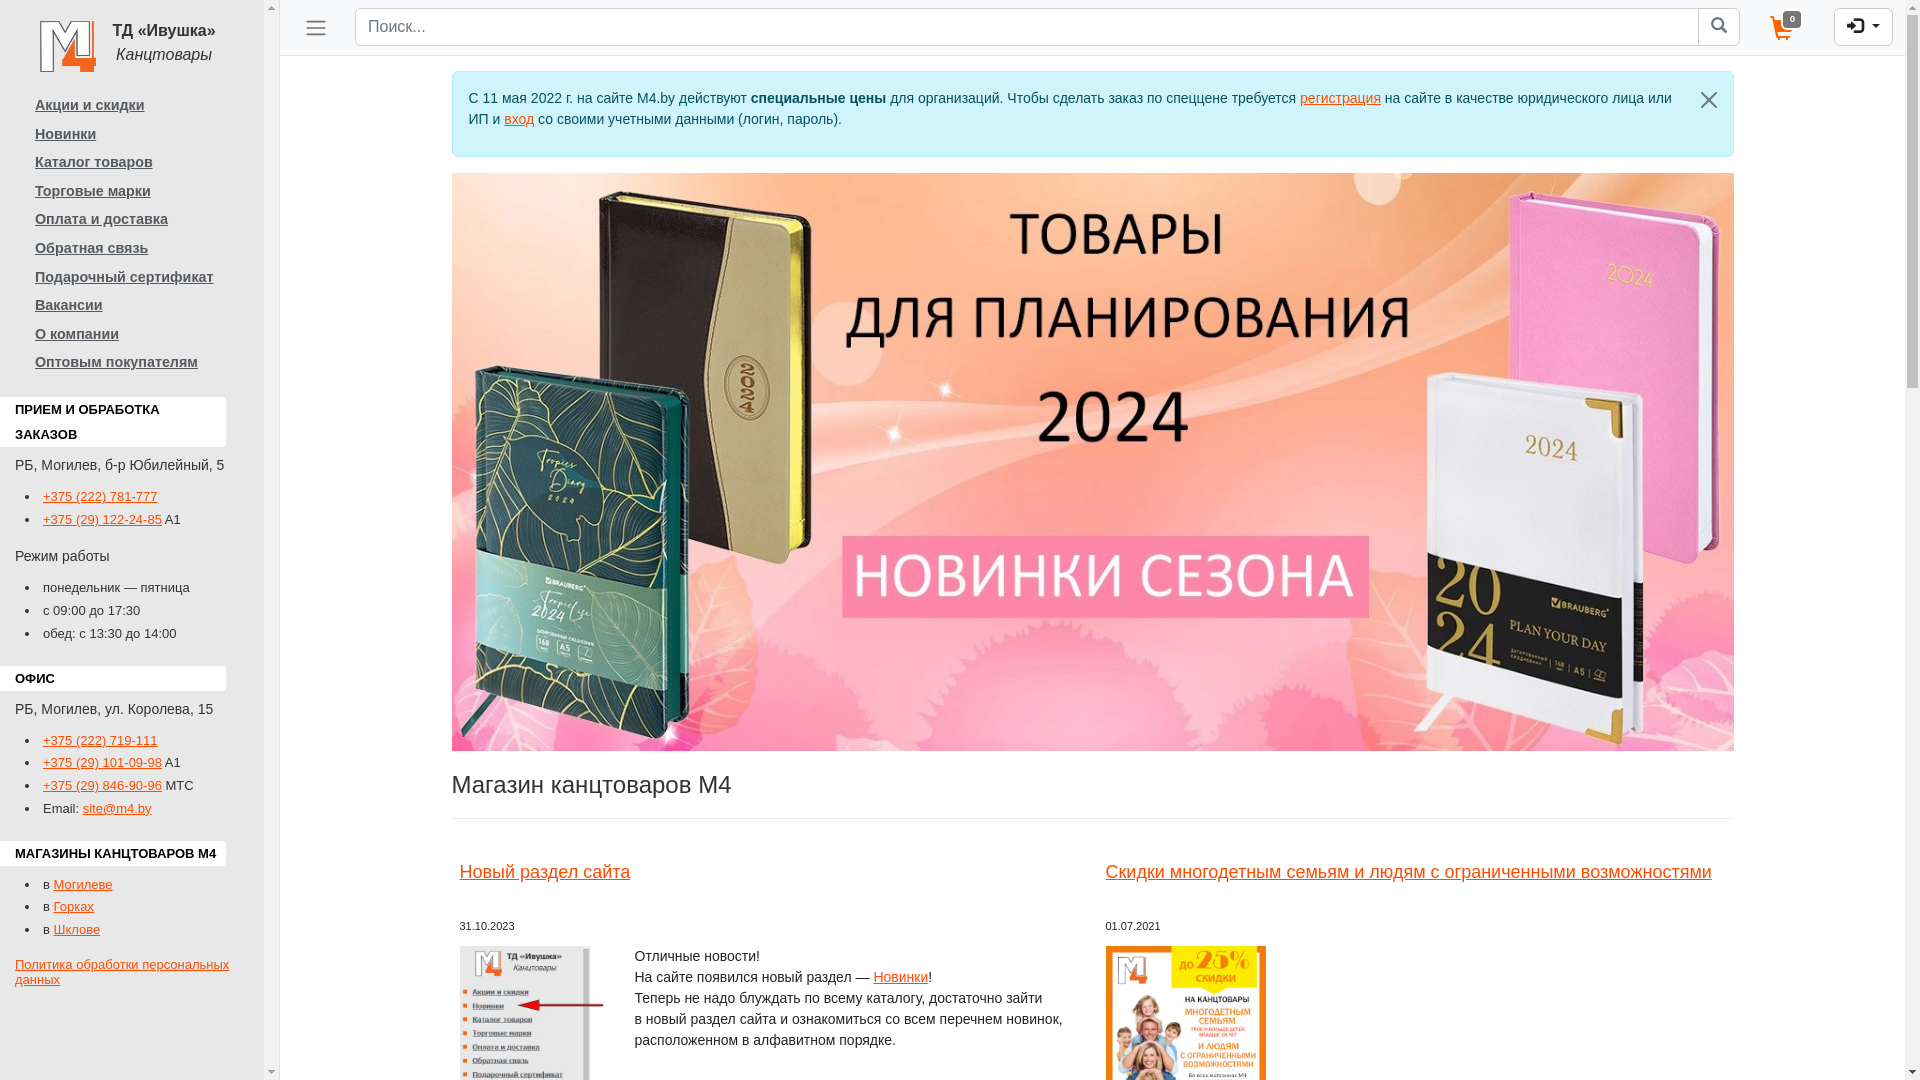 The height and width of the screenshot is (1080, 1920). Describe the element at coordinates (101, 762) in the screenshot. I see `'+375 (29) 101-09-98'` at that location.